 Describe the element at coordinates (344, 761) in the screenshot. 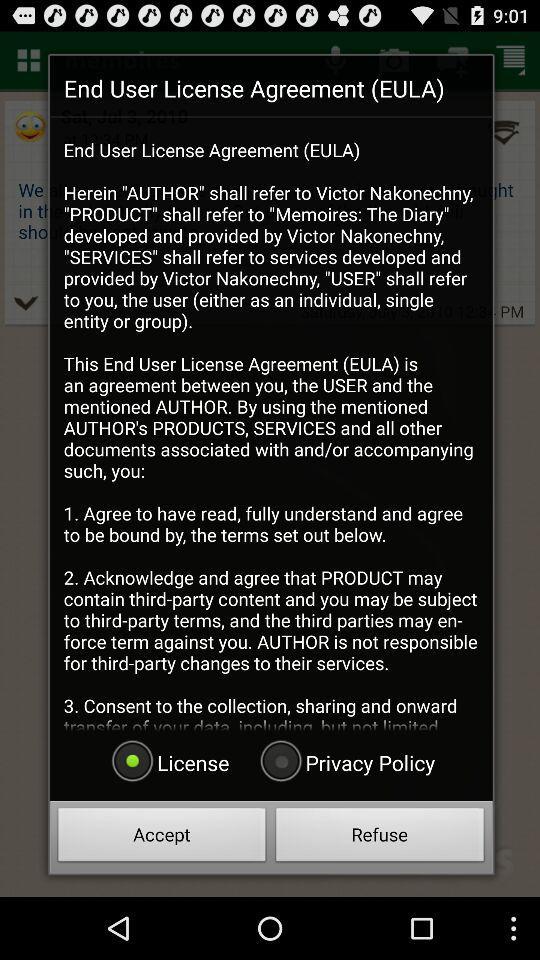

I see `app below end user license app` at that location.